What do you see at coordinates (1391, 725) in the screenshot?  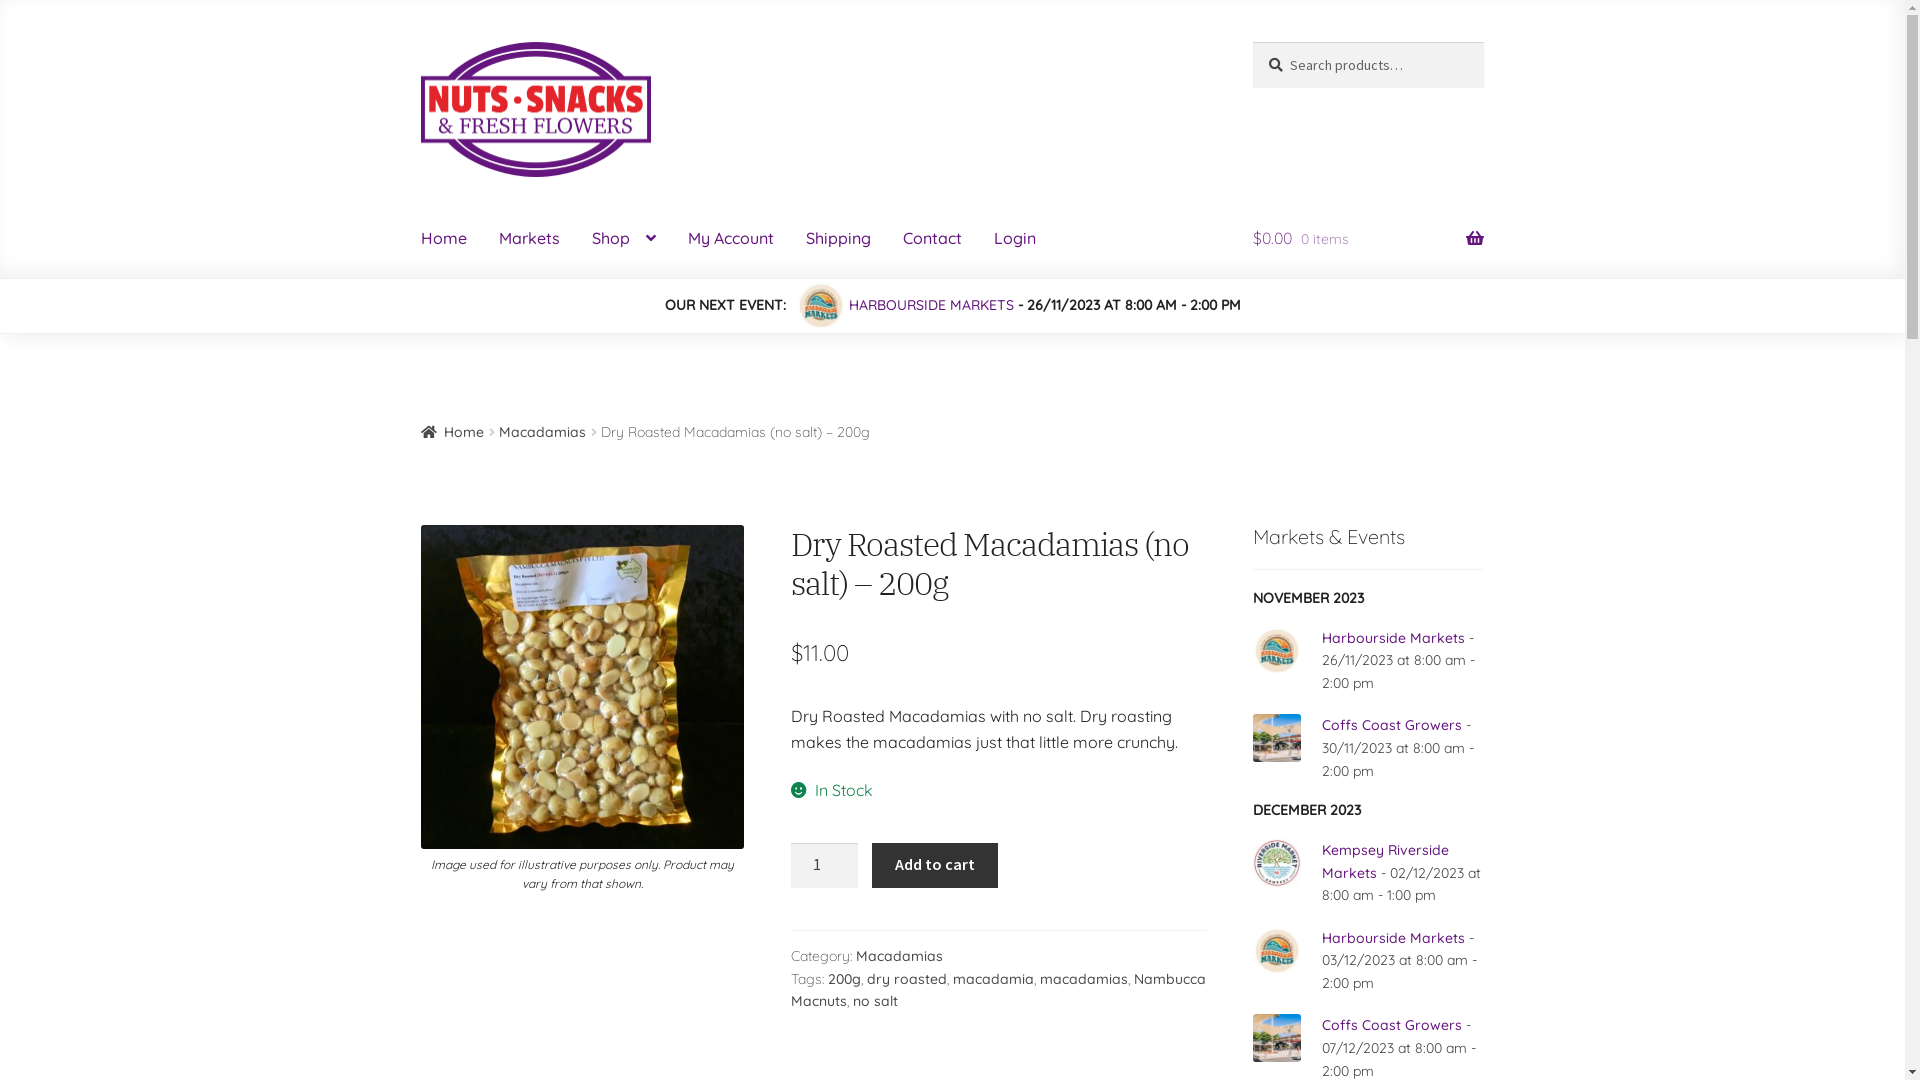 I see `'Coffs Coast Growers'` at bounding box center [1391, 725].